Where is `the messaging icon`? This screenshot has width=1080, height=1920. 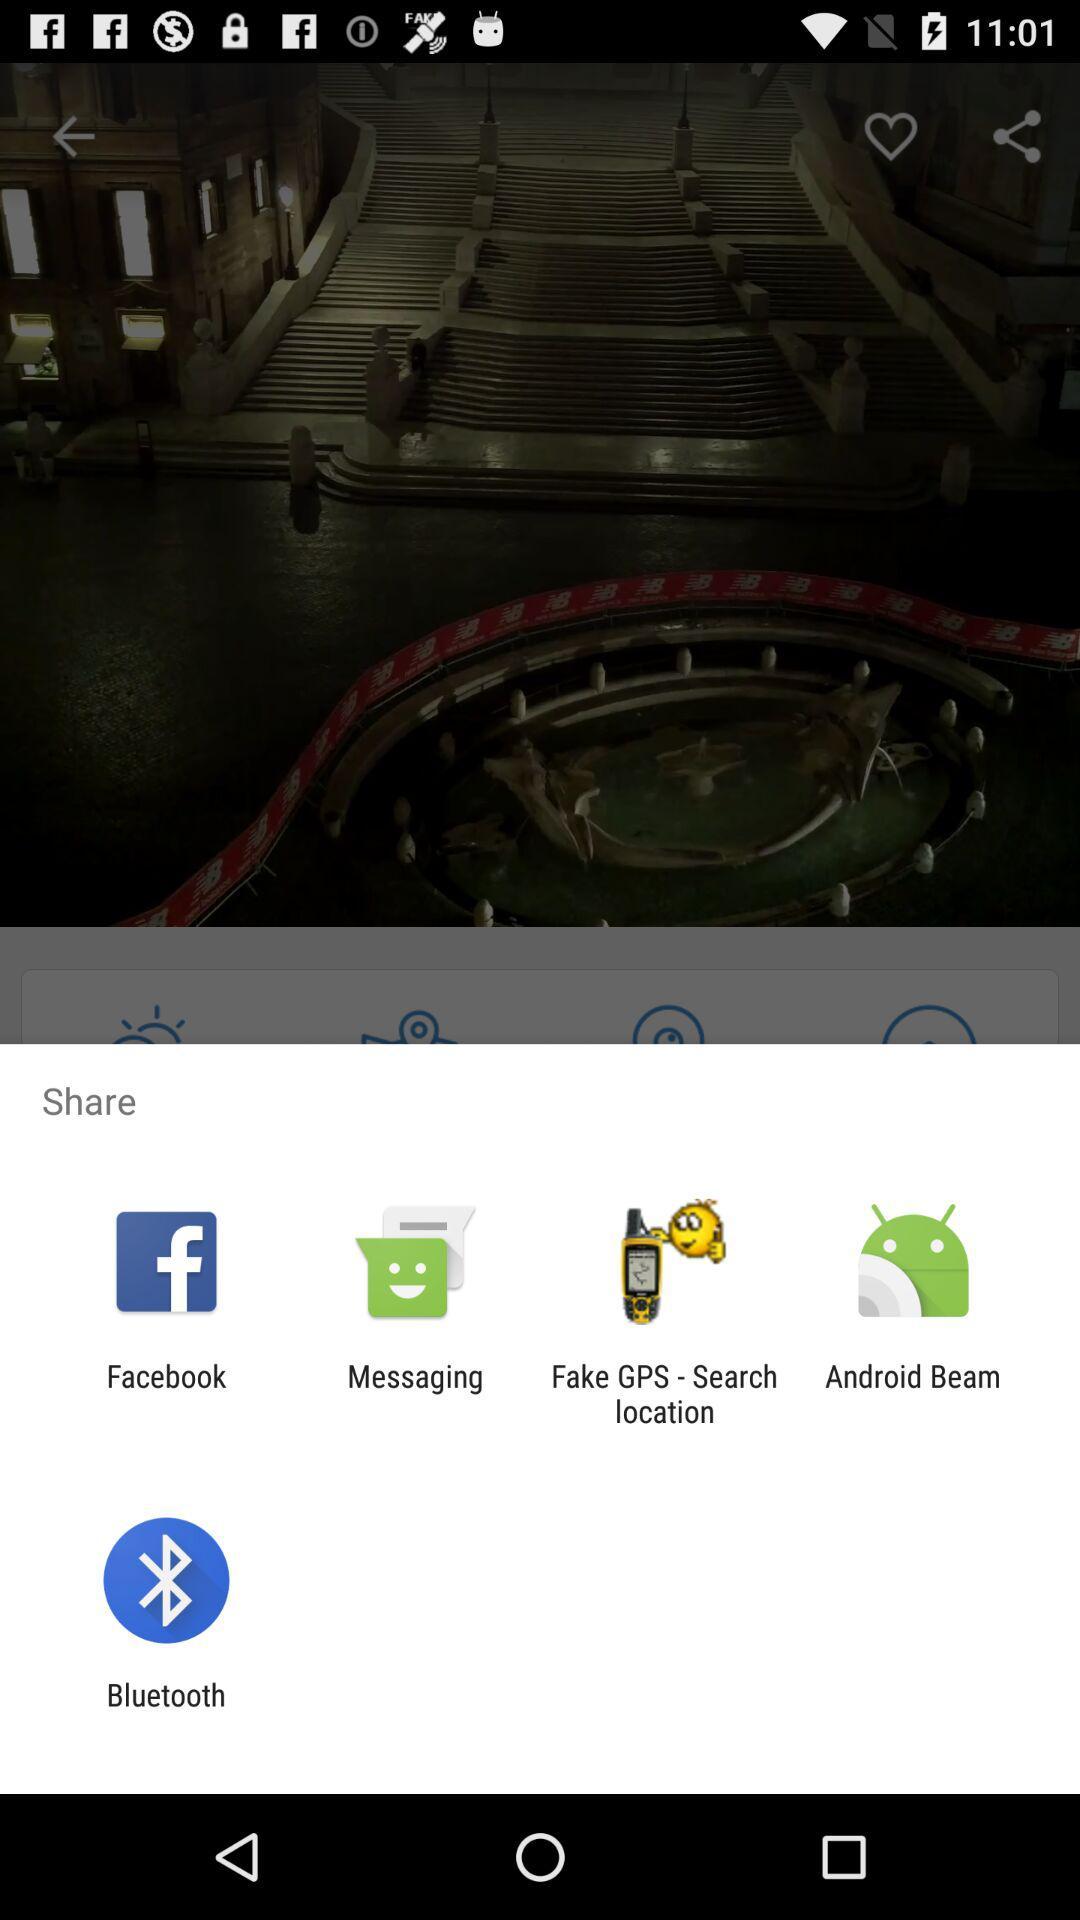 the messaging icon is located at coordinates (414, 1392).